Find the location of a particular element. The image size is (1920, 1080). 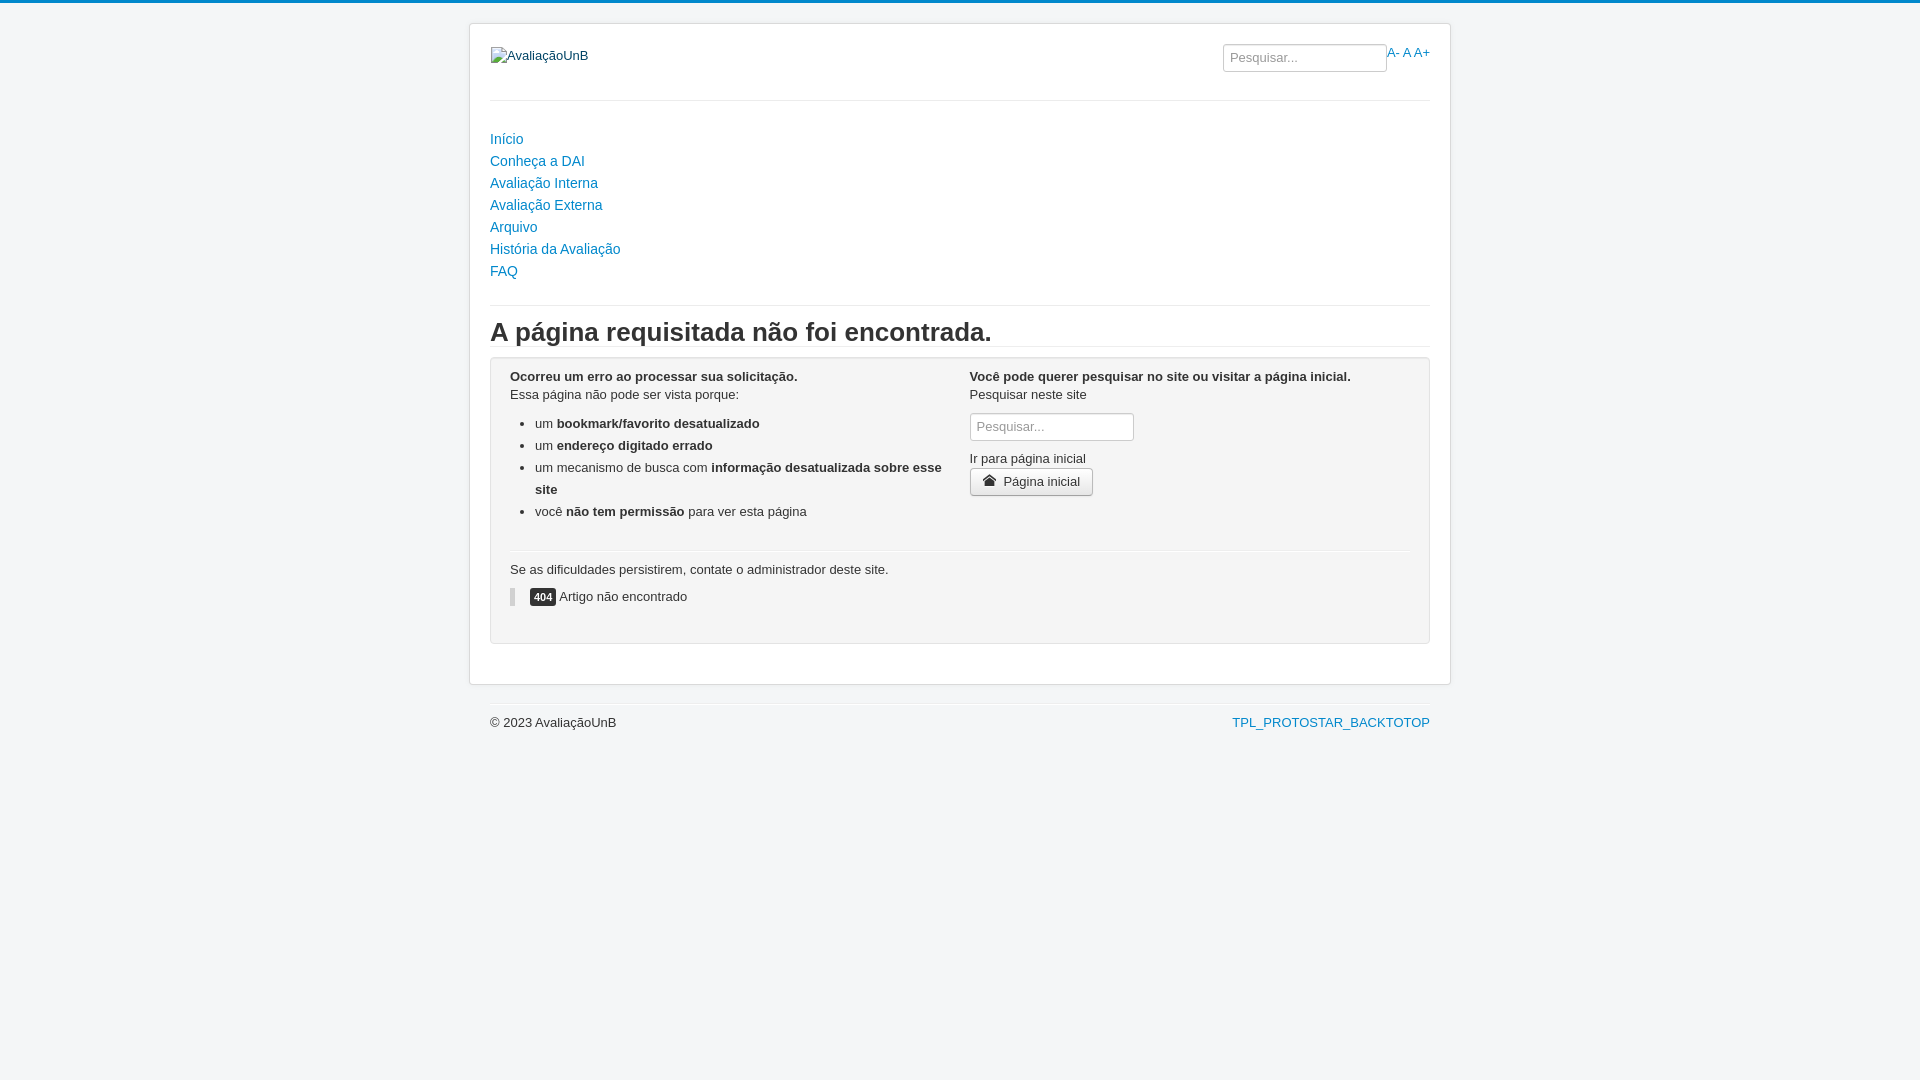

'FAQ' is located at coordinates (489, 270).